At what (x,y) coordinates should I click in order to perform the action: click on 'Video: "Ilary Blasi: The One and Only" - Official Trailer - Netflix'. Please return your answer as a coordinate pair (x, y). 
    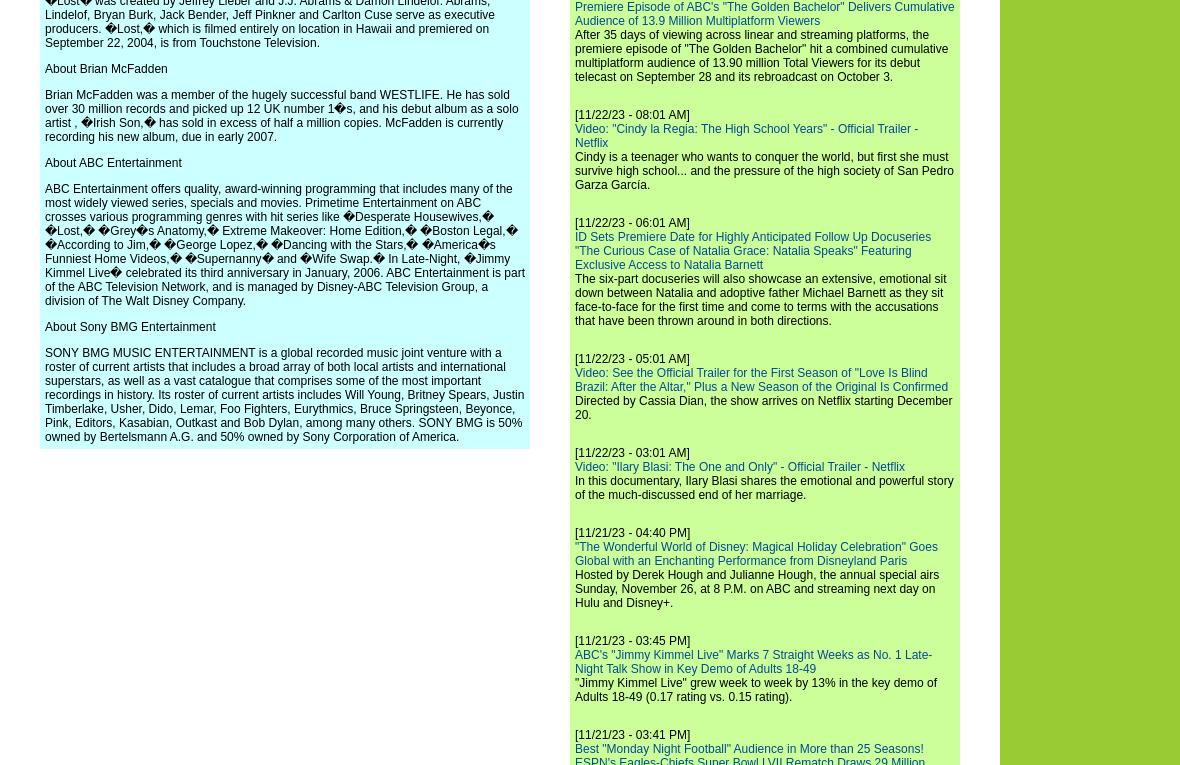
    Looking at the image, I should click on (739, 466).